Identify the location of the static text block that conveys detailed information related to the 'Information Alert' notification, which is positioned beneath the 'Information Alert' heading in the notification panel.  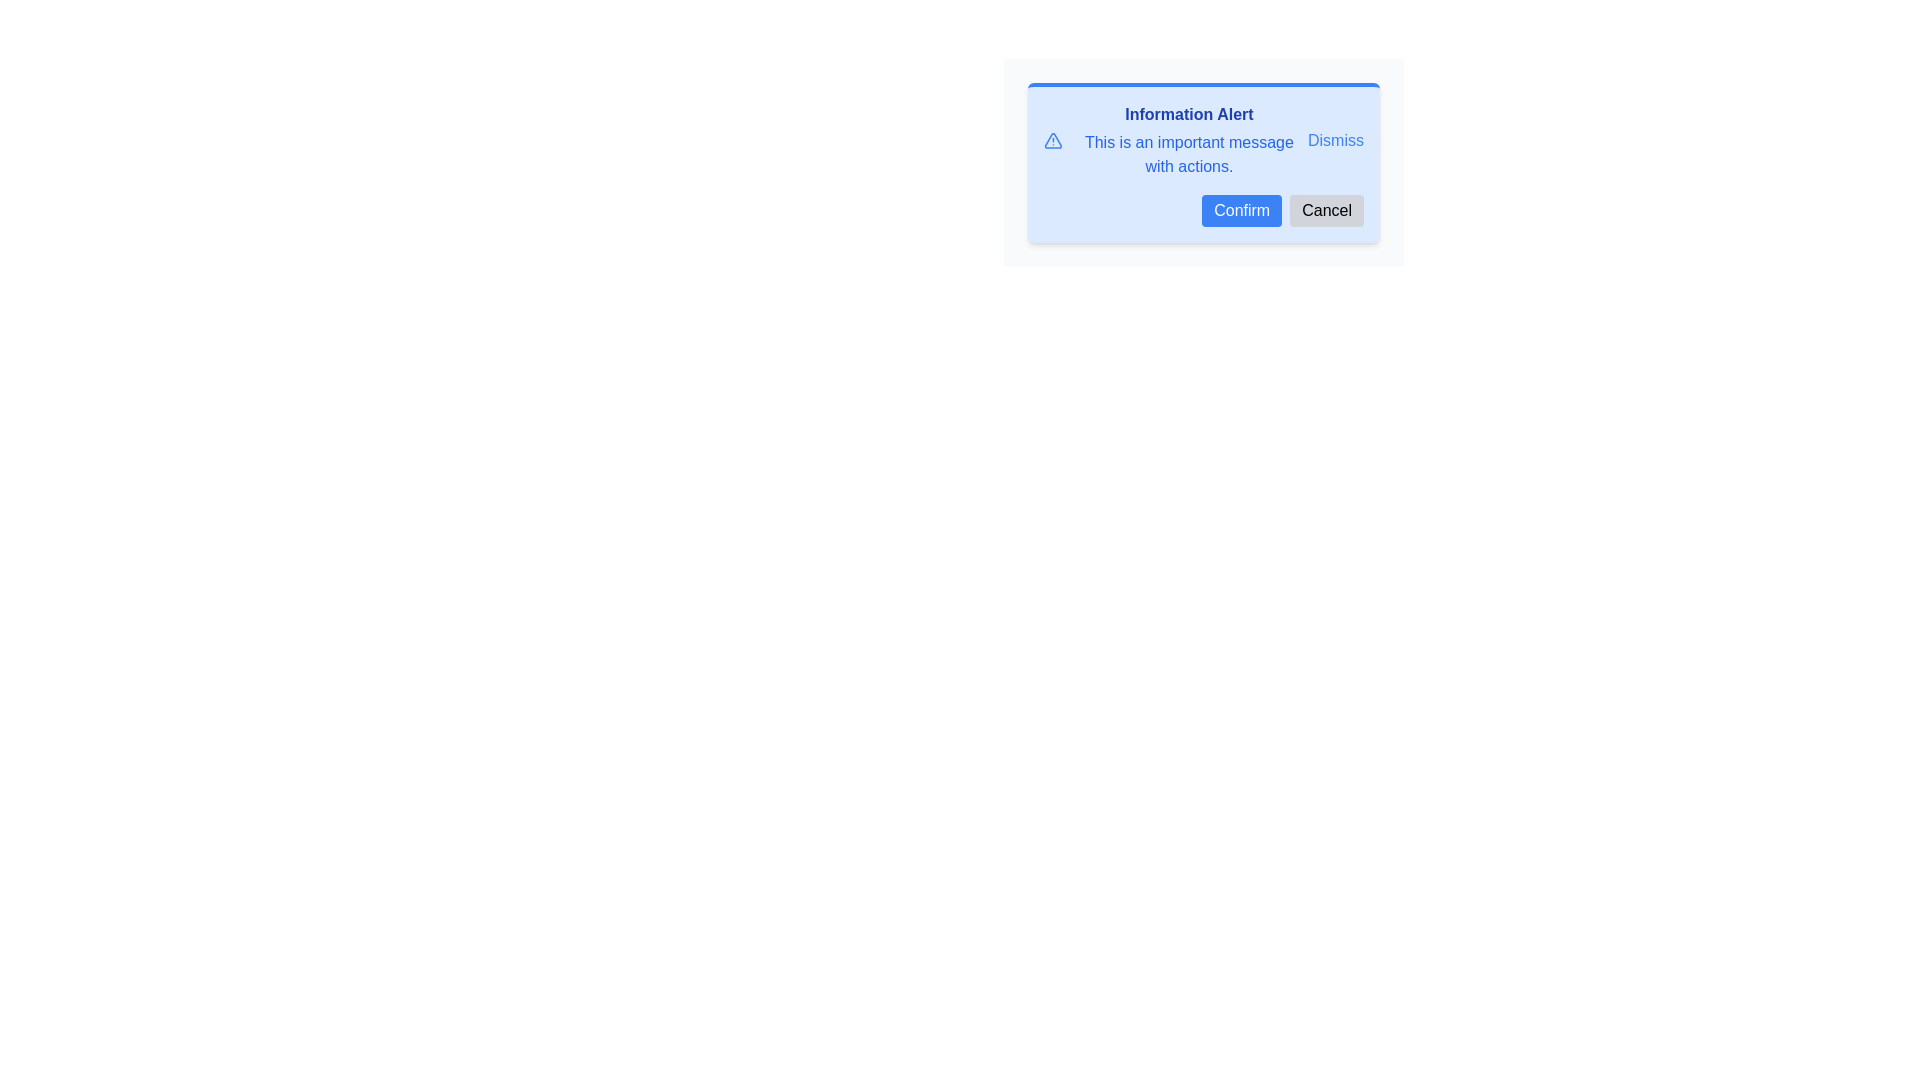
(1189, 153).